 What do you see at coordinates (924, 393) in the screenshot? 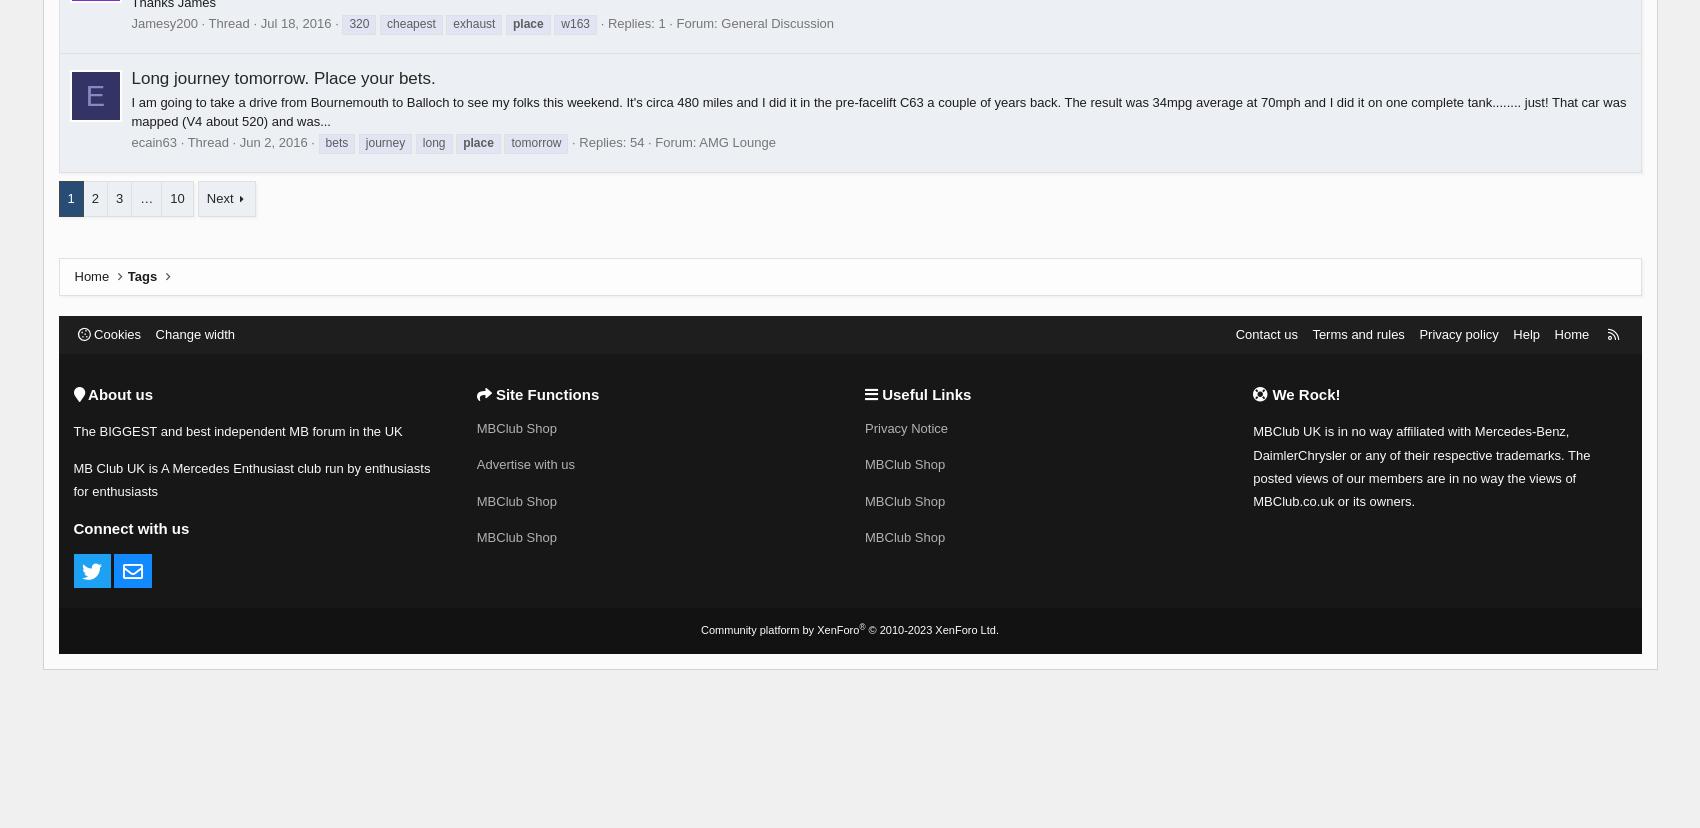
I see `'Useful Links'` at bounding box center [924, 393].